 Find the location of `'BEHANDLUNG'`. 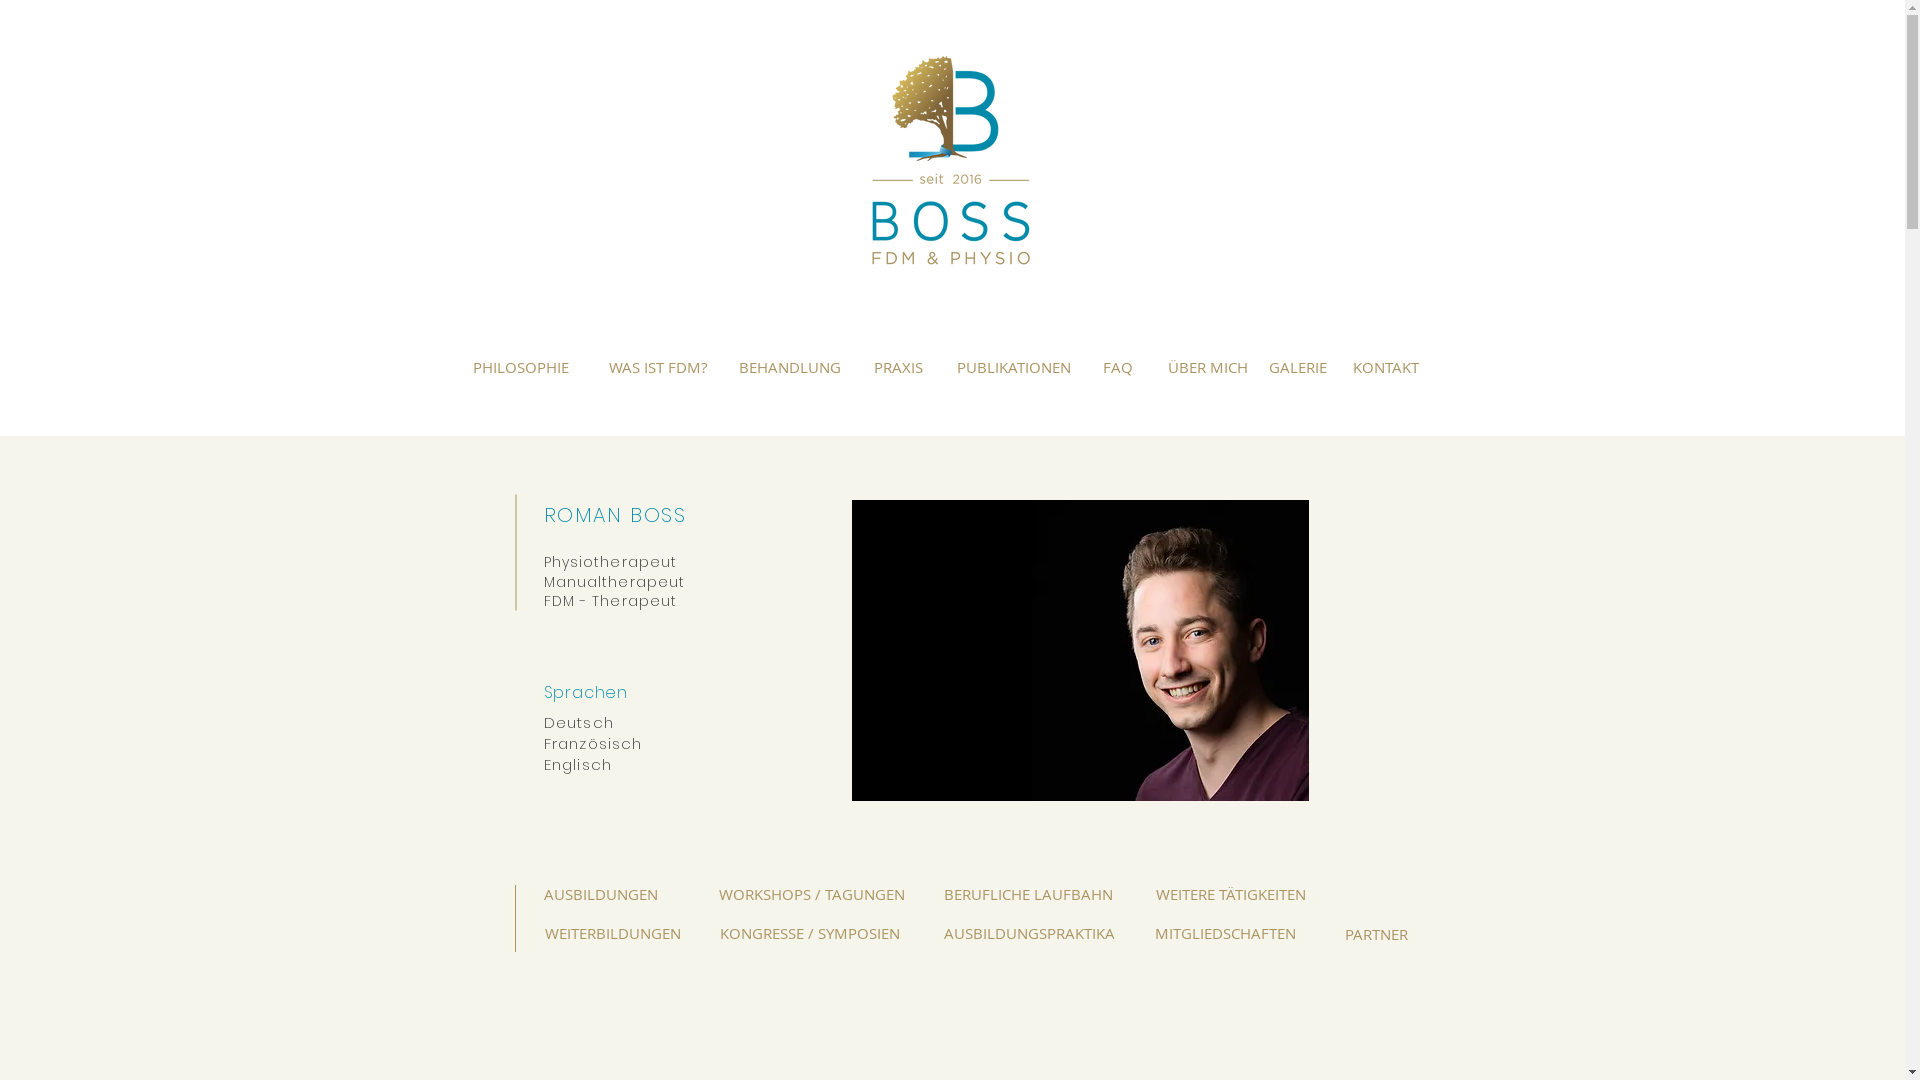

'BEHANDLUNG' is located at coordinates (730, 366).